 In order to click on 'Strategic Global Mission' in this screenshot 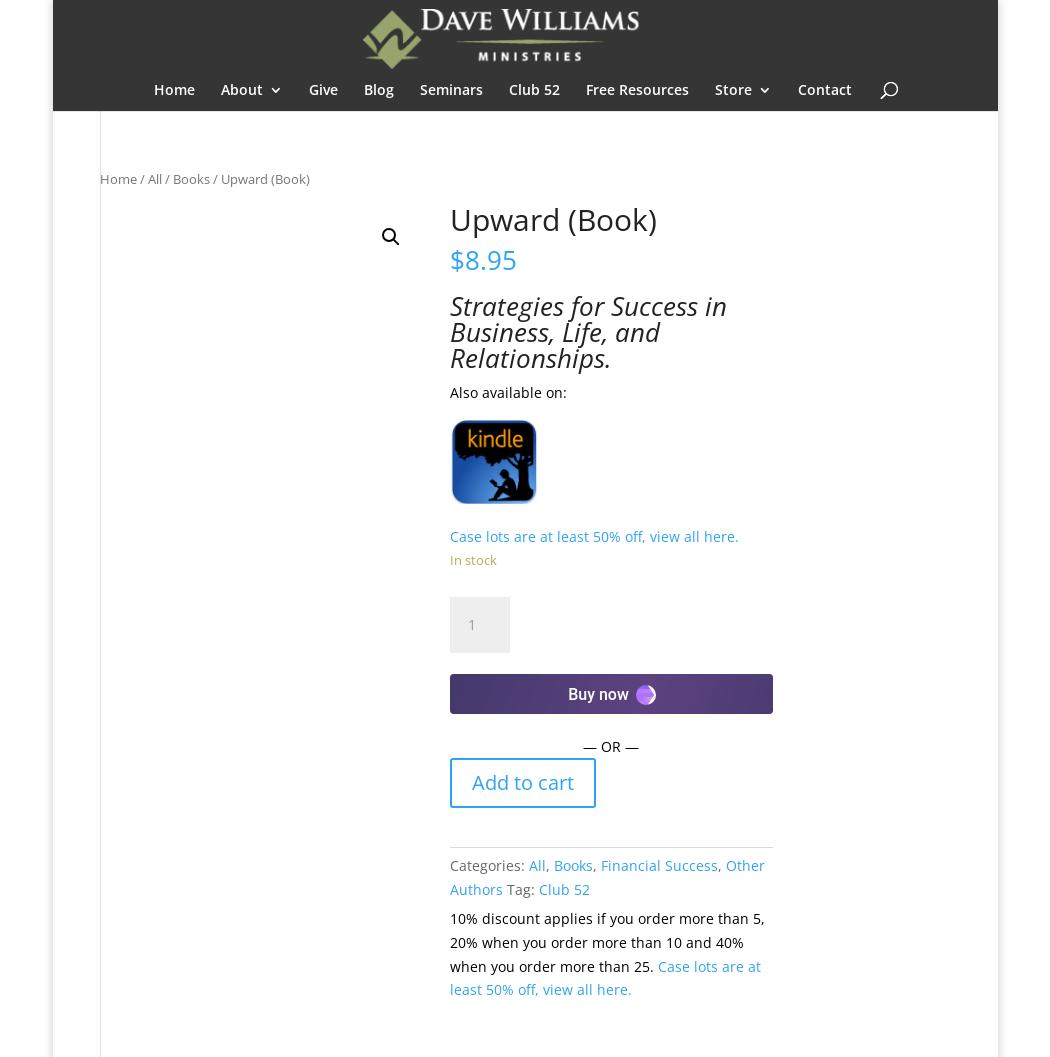, I will do `click(315, 246)`.